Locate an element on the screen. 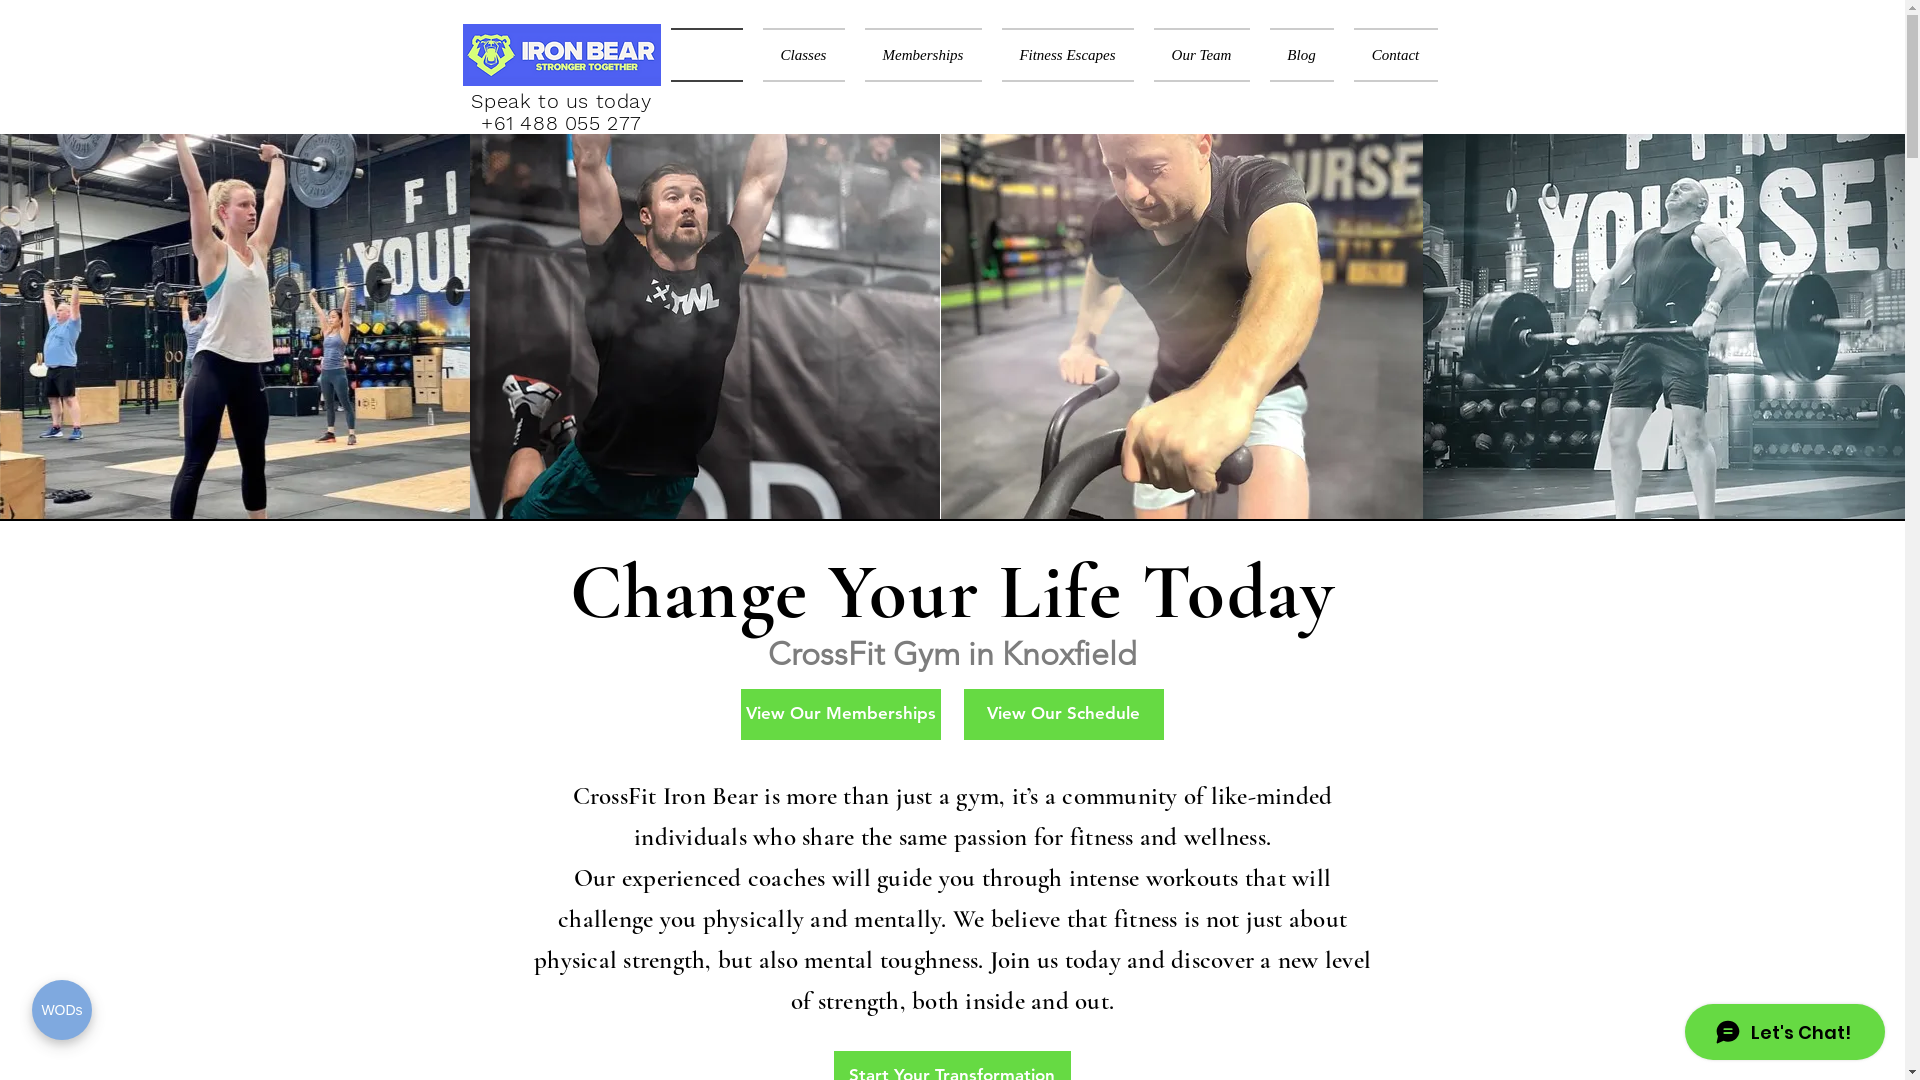  'Our Team' is located at coordinates (1200, 53).